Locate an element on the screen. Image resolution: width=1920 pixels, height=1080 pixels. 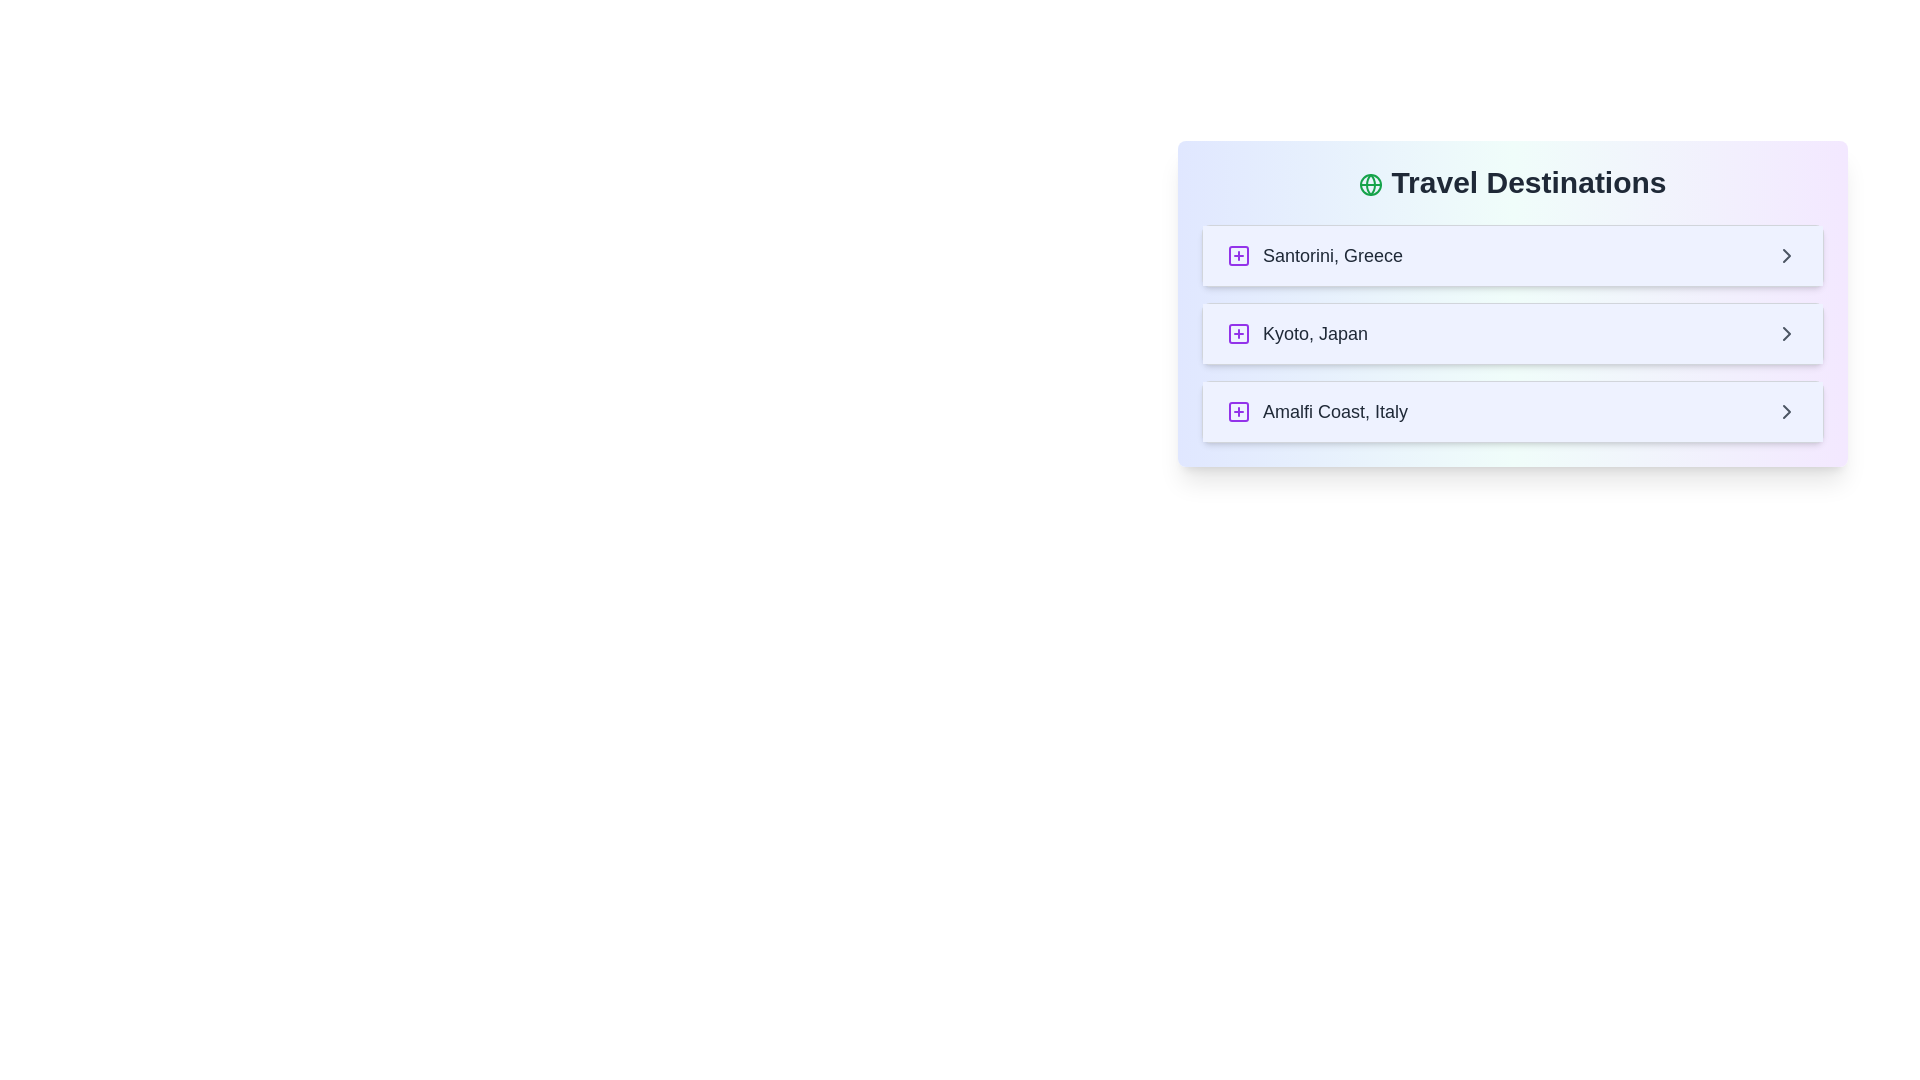
the interactive icon component that symbolizes an addition feature for the 'Santorini, Greece' list item is located at coordinates (1237, 254).